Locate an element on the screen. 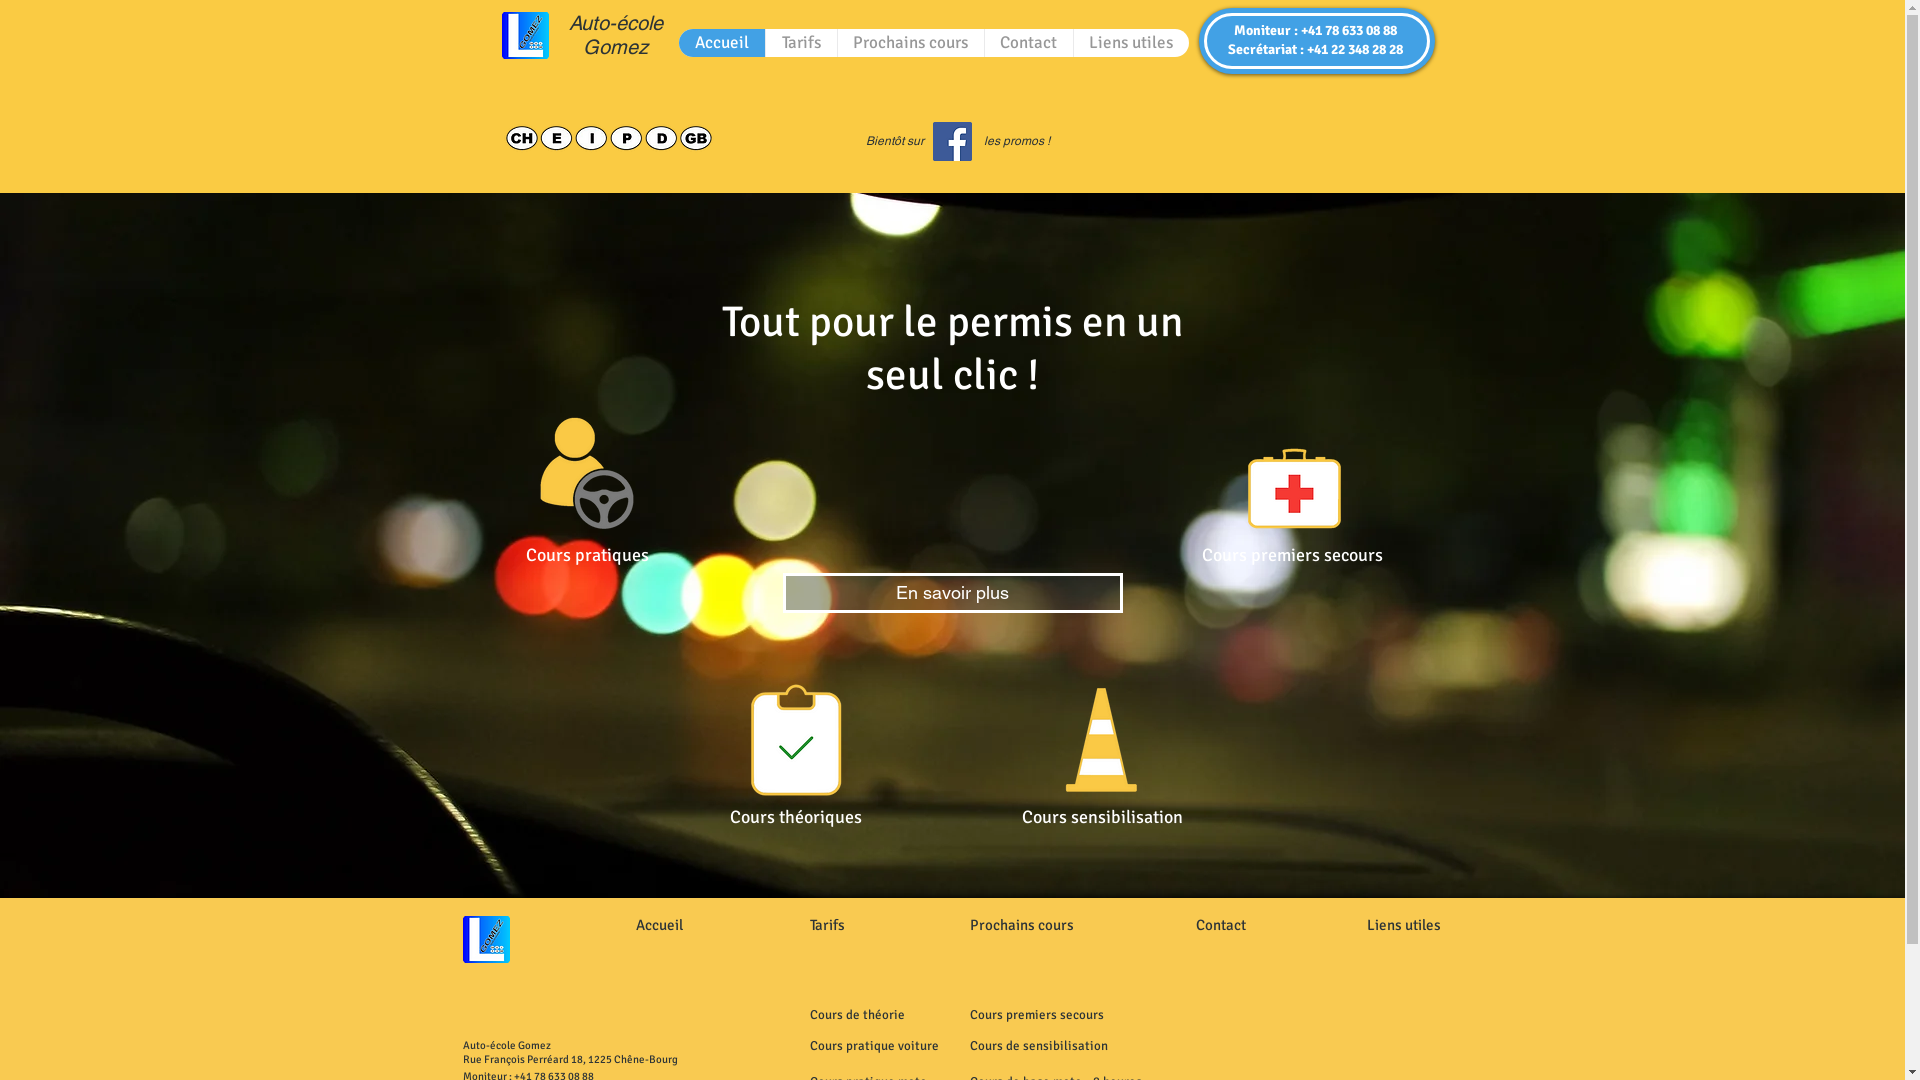 This screenshot has width=1920, height=1080. 'Cours premiers secours' is located at coordinates (969, 1014).